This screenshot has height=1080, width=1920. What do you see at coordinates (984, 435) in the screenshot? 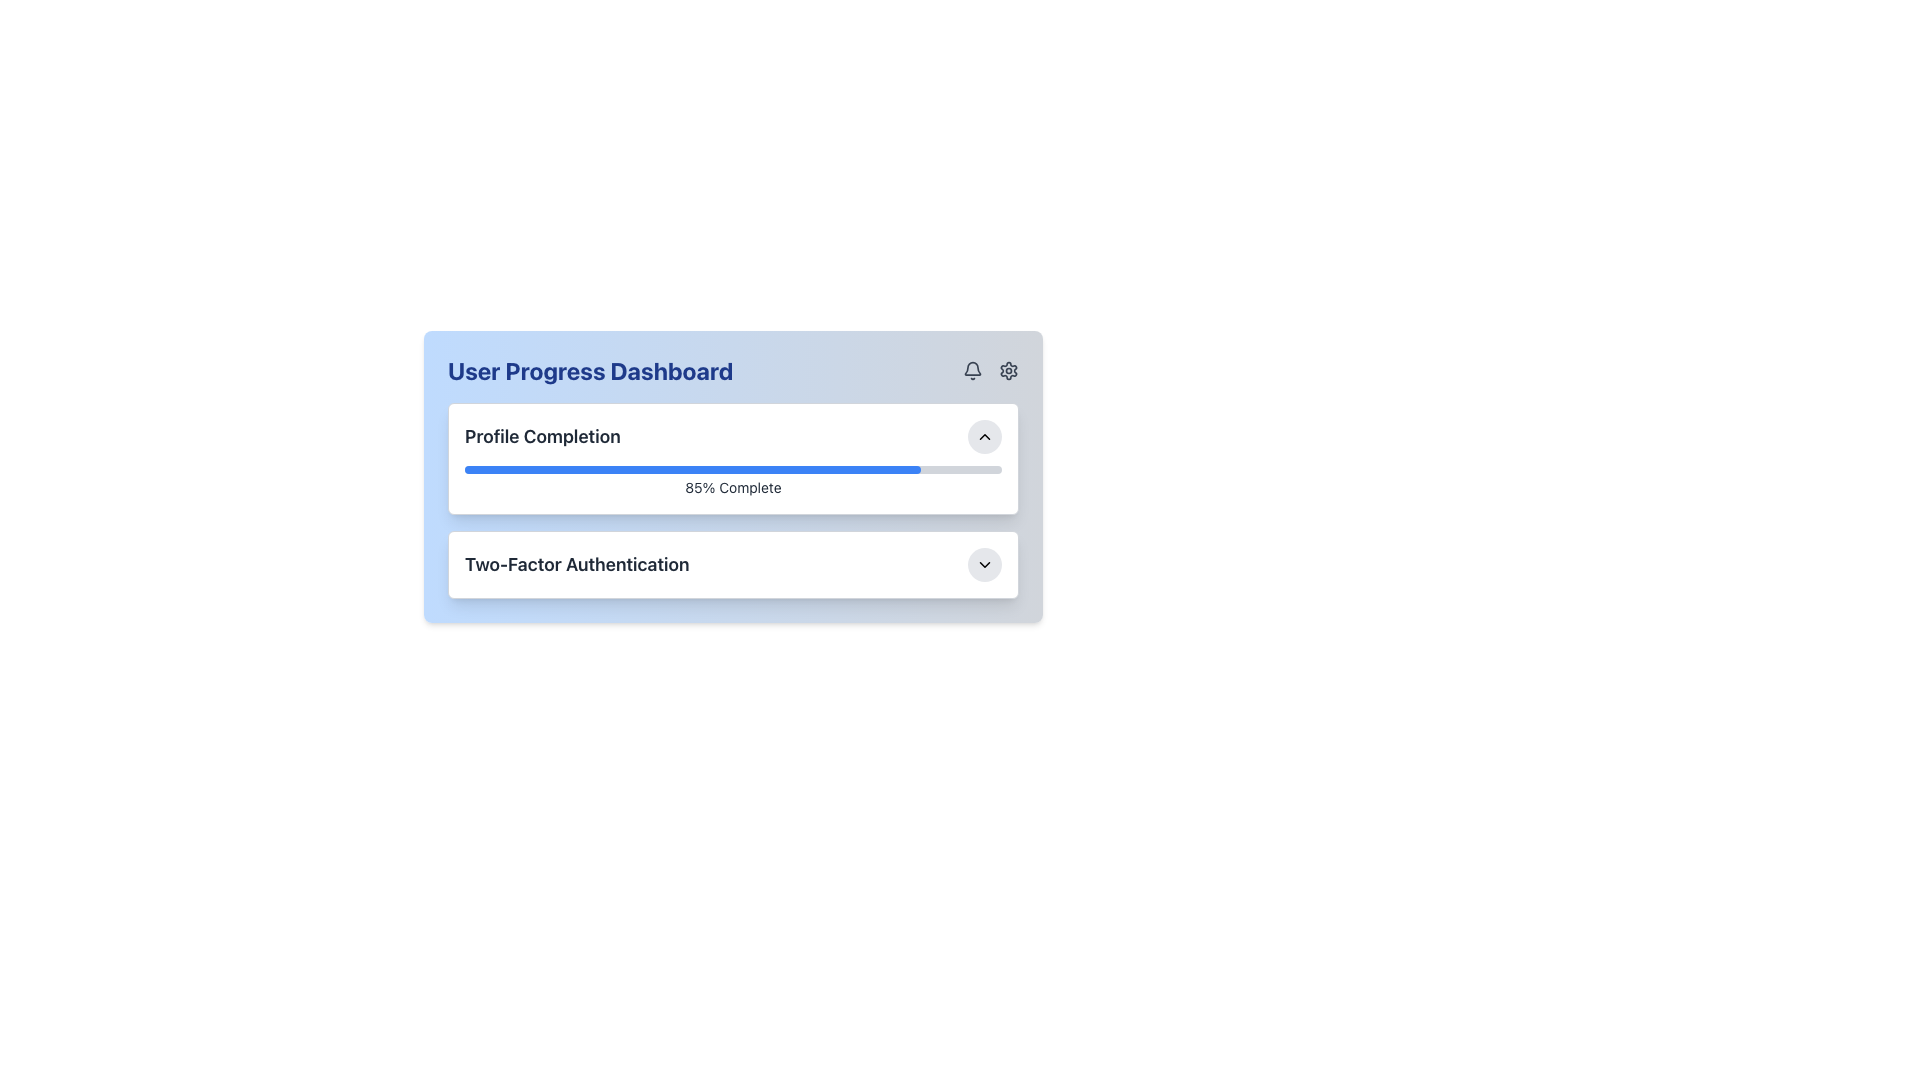
I see `the button located at the far right end of the 'Profile Completion' section` at bounding box center [984, 435].